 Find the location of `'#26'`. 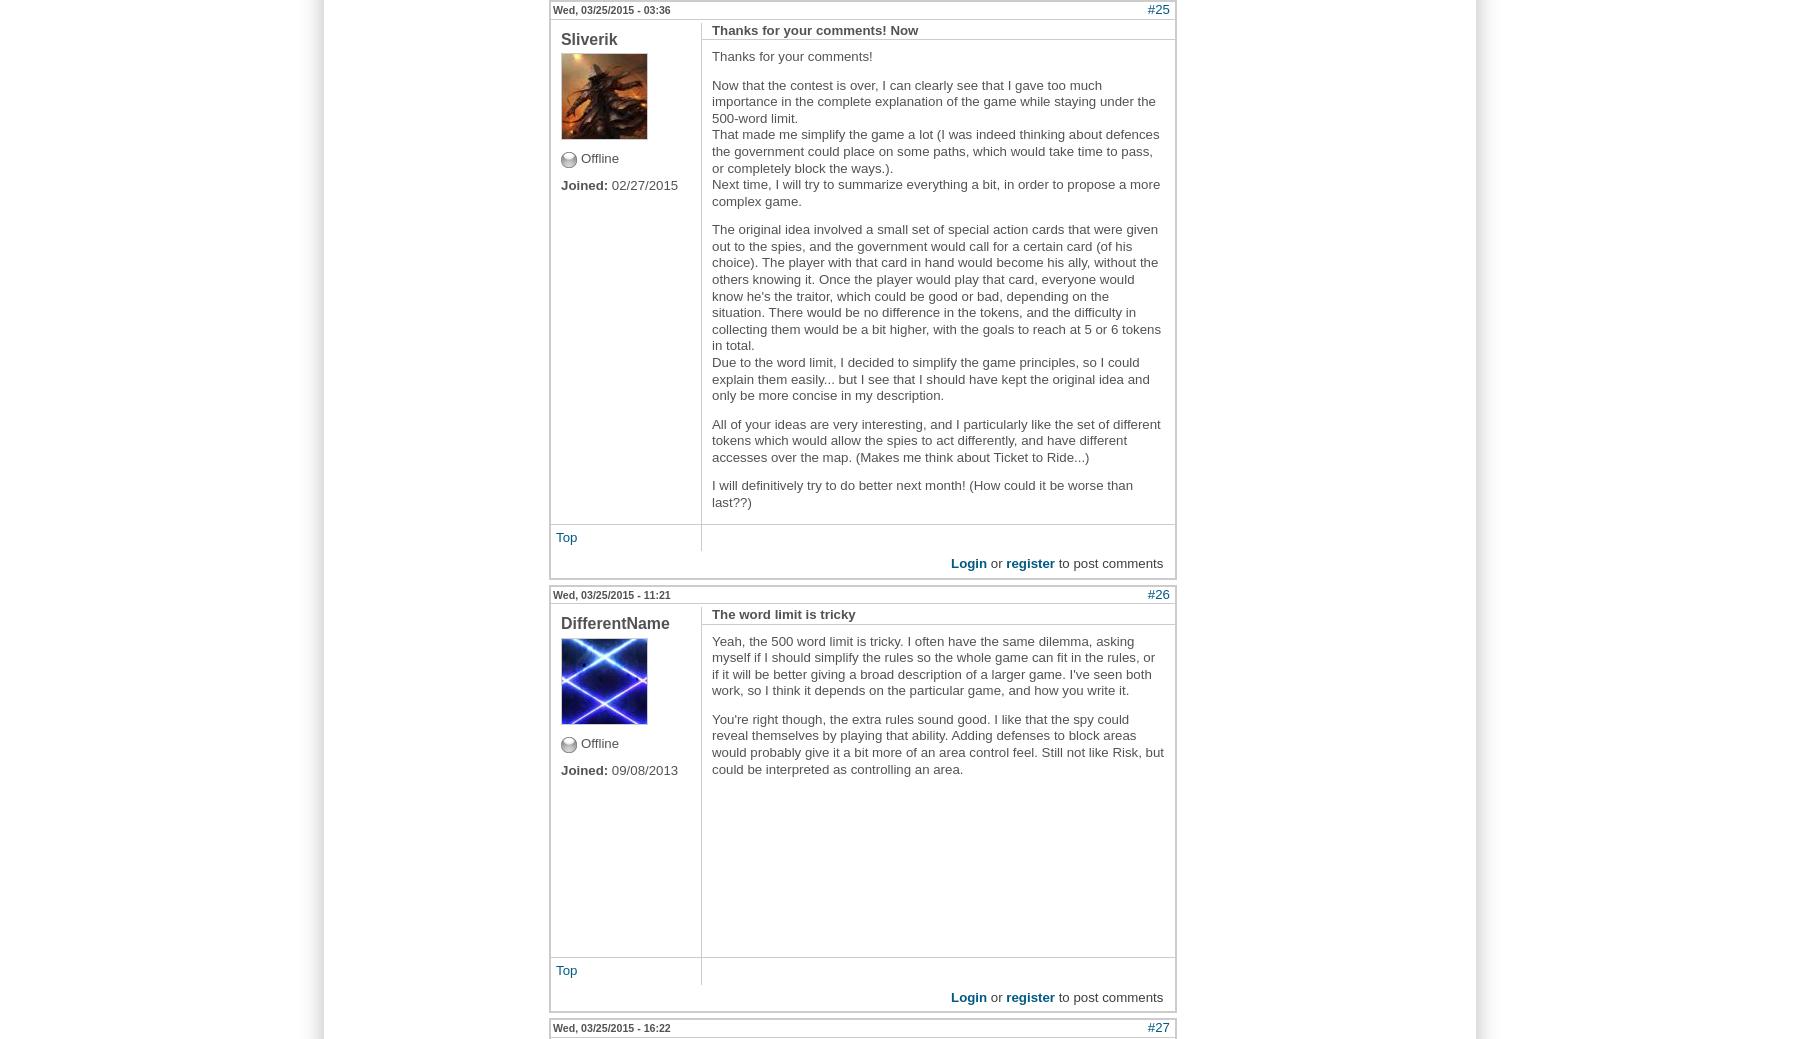

'#26' is located at coordinates (1157, 593).